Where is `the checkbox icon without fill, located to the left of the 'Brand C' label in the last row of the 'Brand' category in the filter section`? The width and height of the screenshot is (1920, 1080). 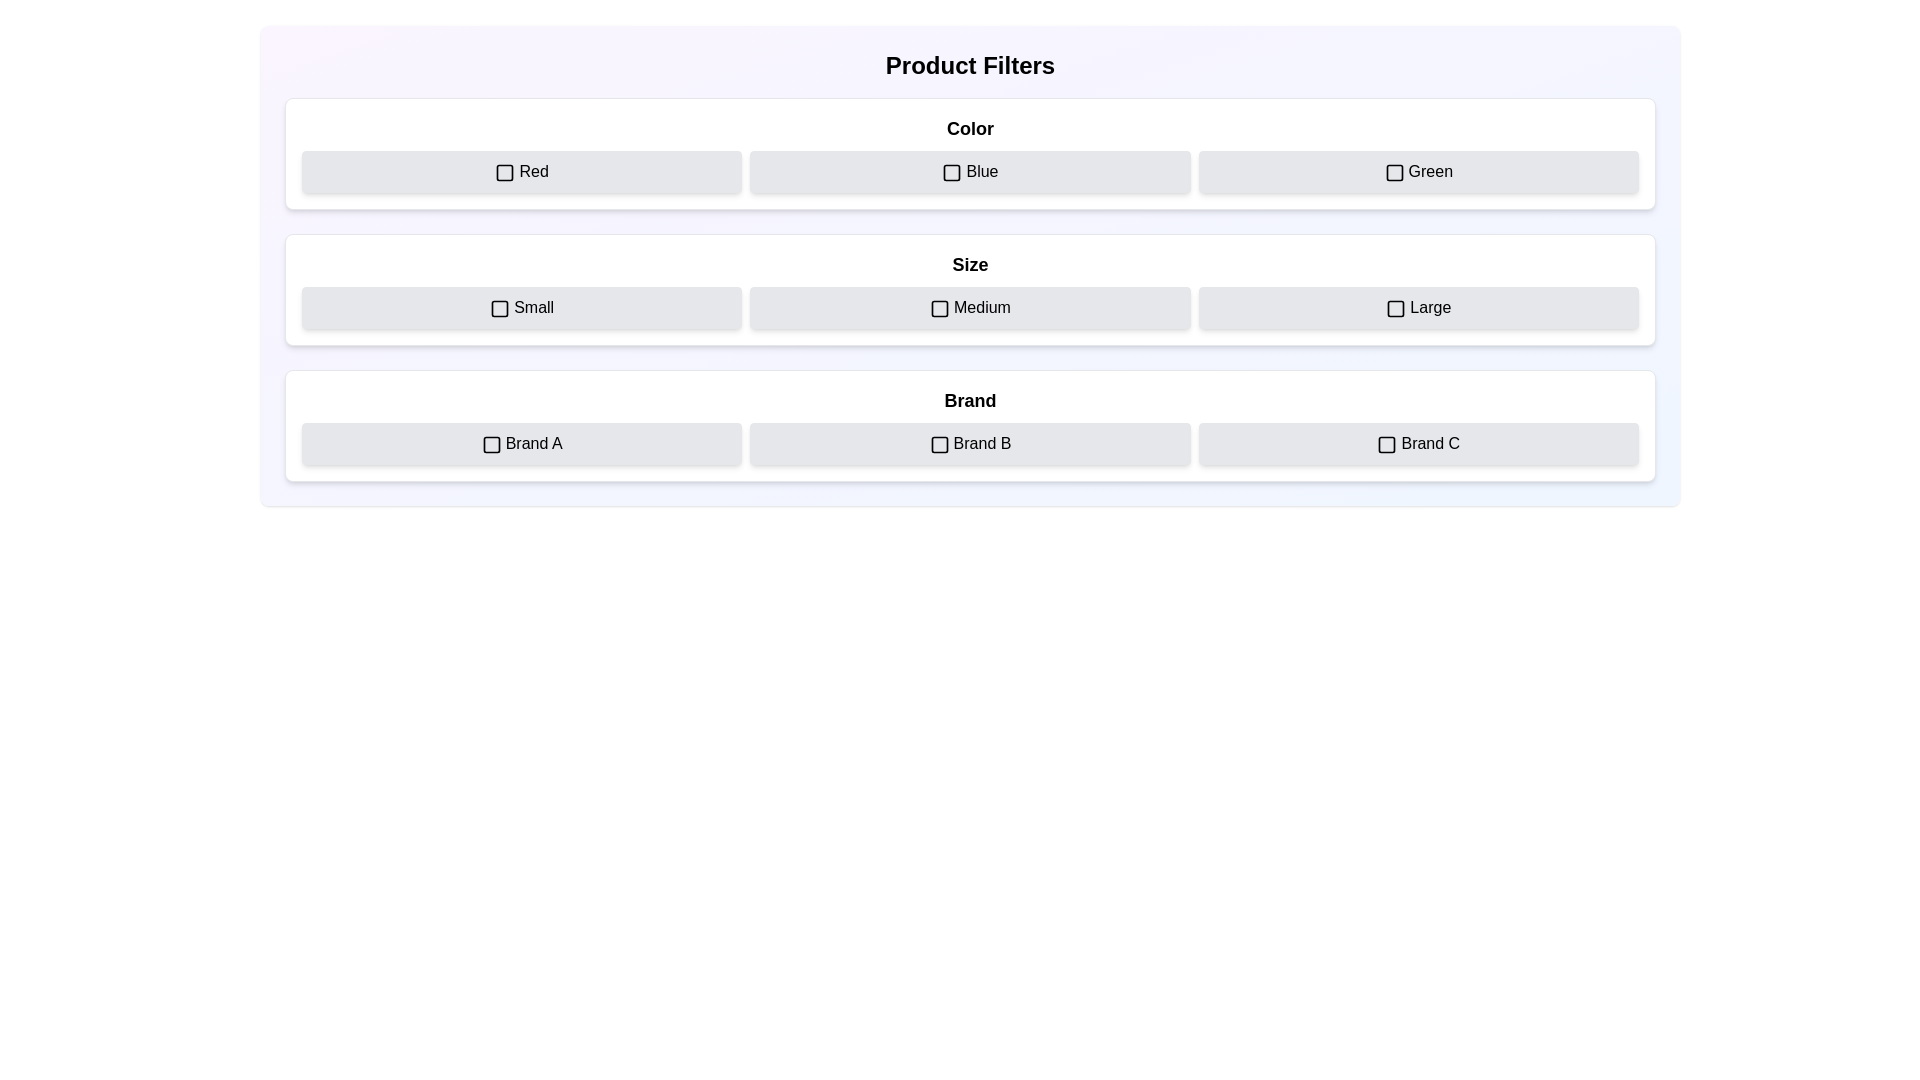 the checkbox icon without fill, located to the left of the 'Brand C' label in the last row of the 'Brand' category in the filter section is located at coordinates (1386, 443).